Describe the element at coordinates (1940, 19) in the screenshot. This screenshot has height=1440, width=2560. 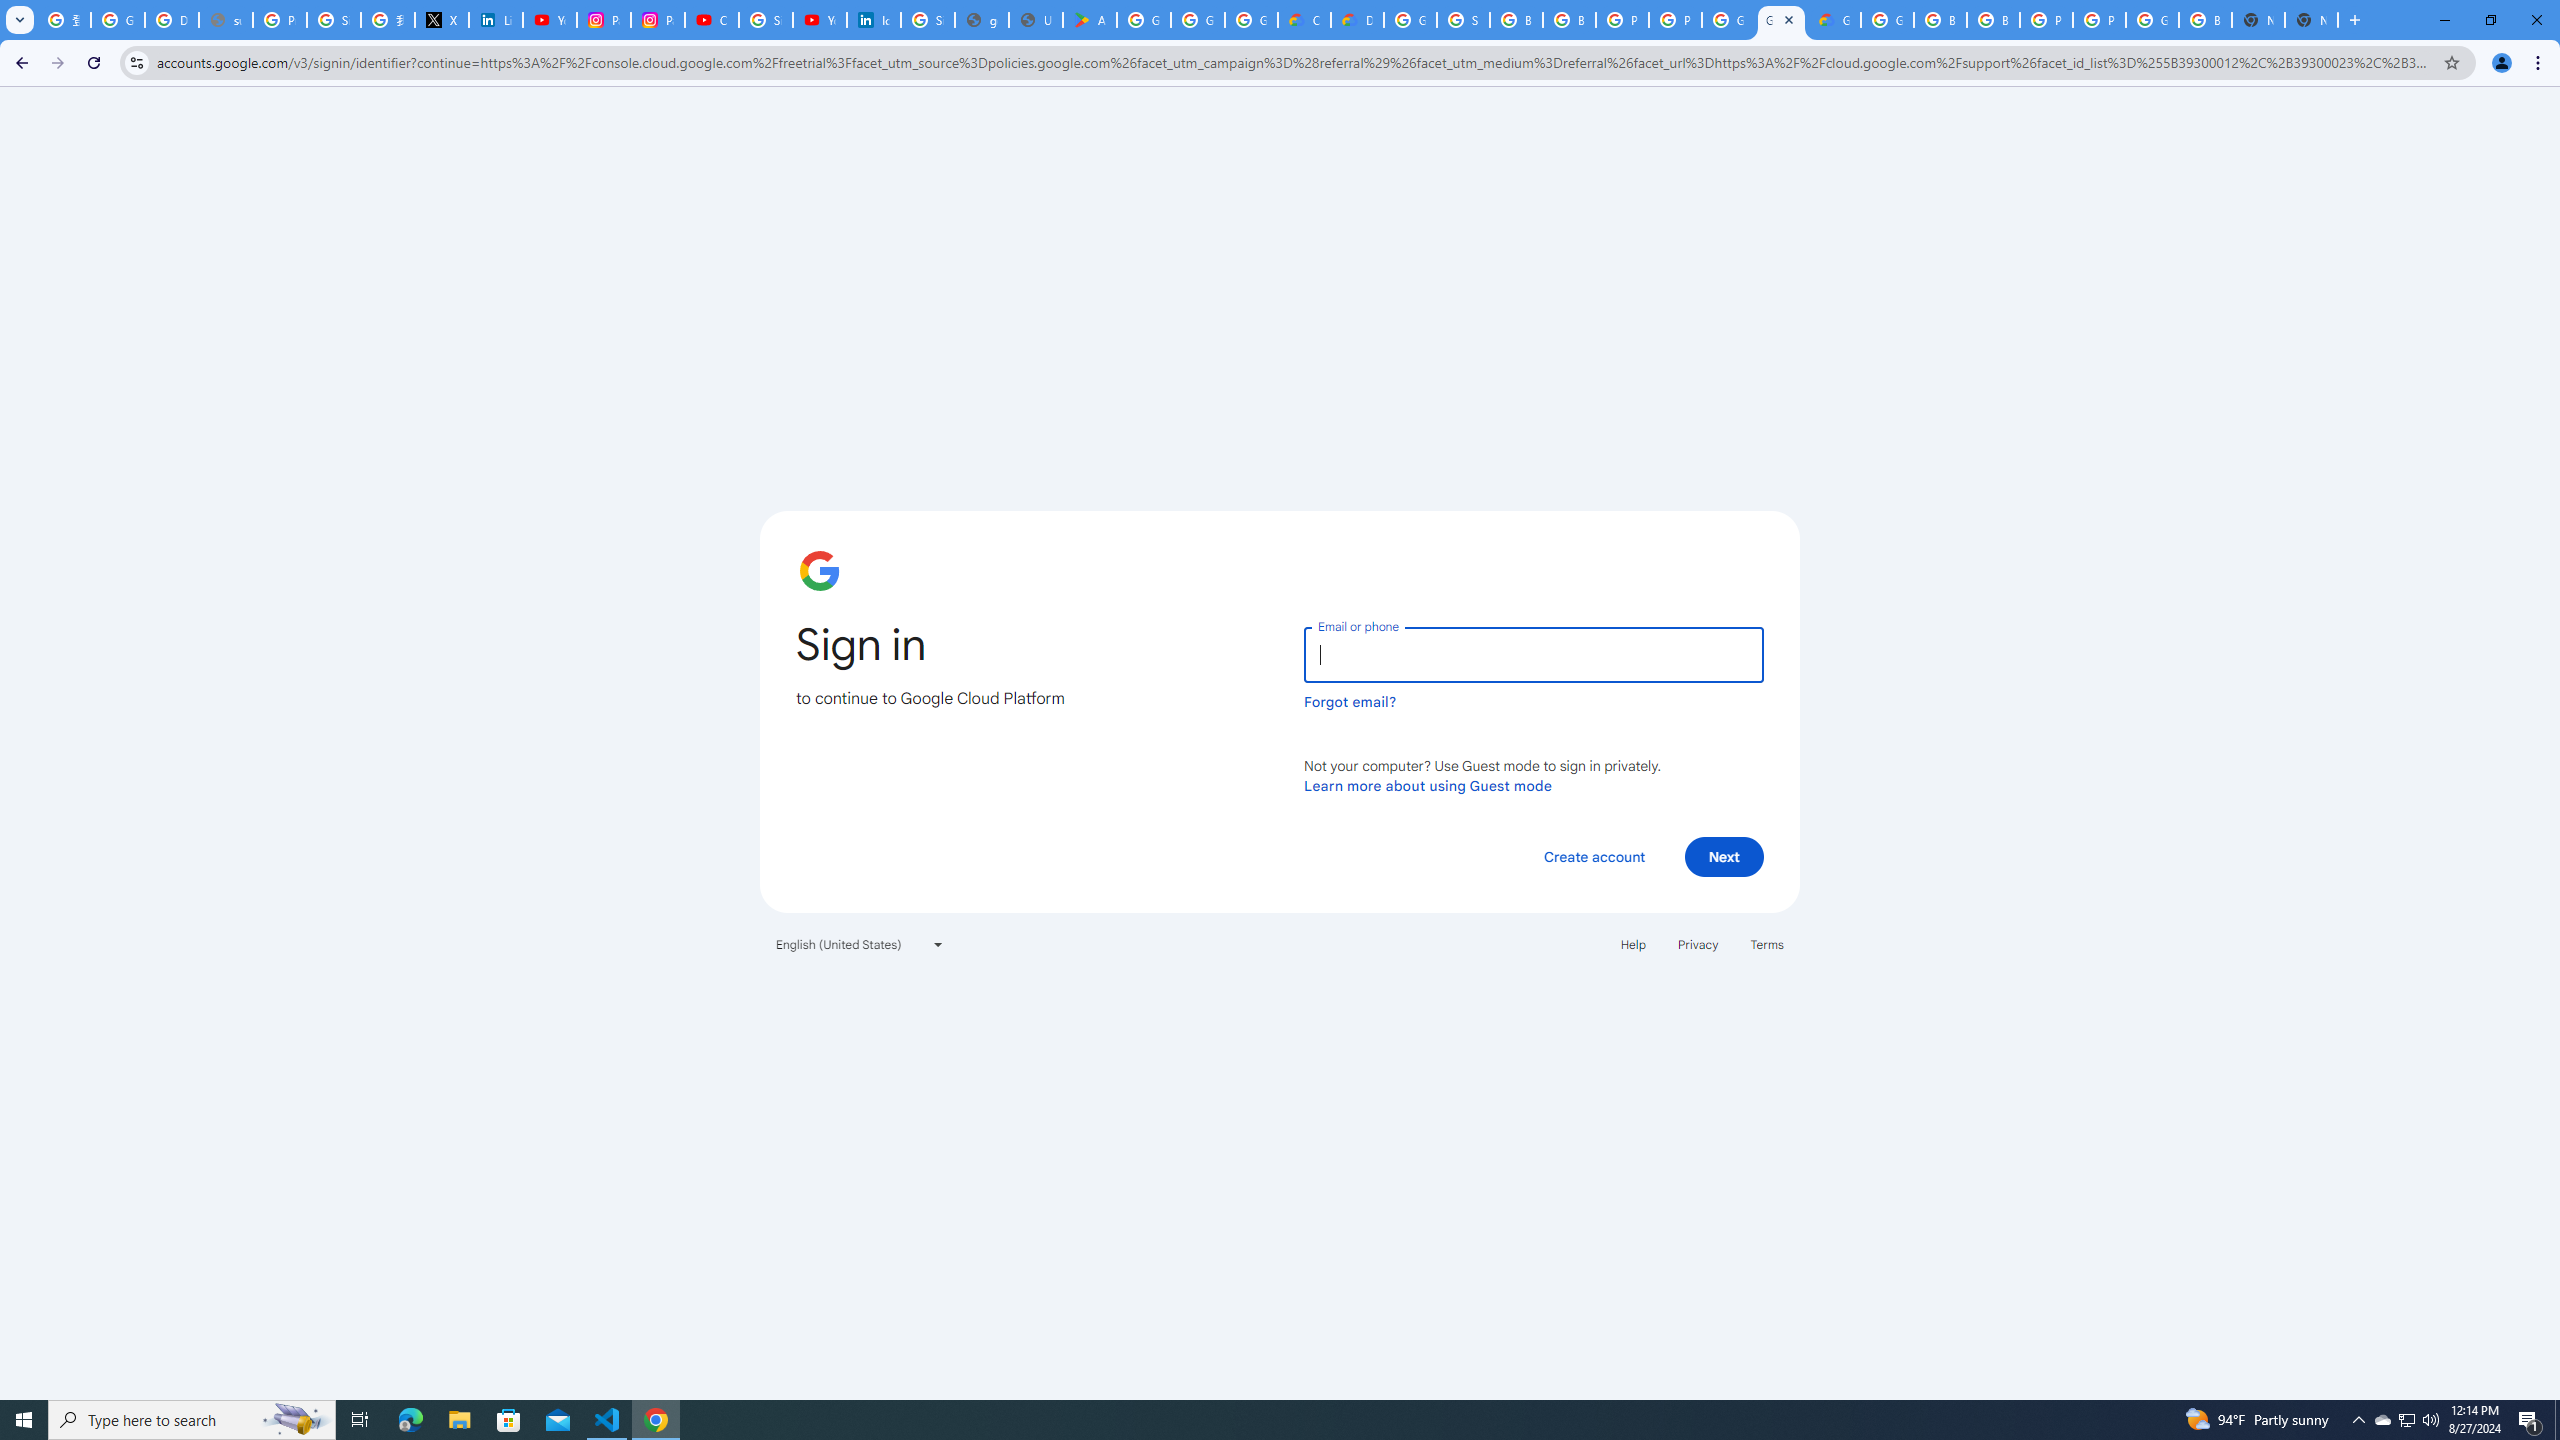
I see `'Browse Chrome as a guest - Computer - Google Chrome Help'` at that location.